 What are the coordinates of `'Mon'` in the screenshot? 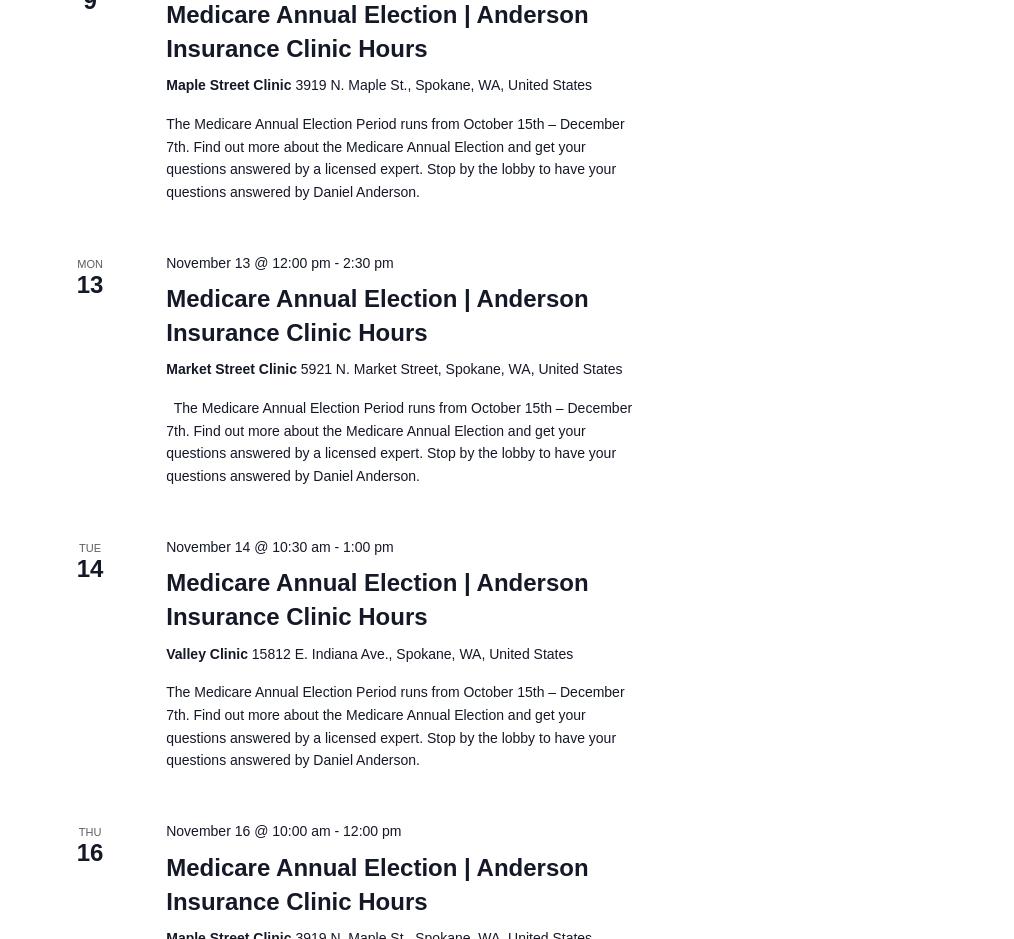 It's located at (89, 262).